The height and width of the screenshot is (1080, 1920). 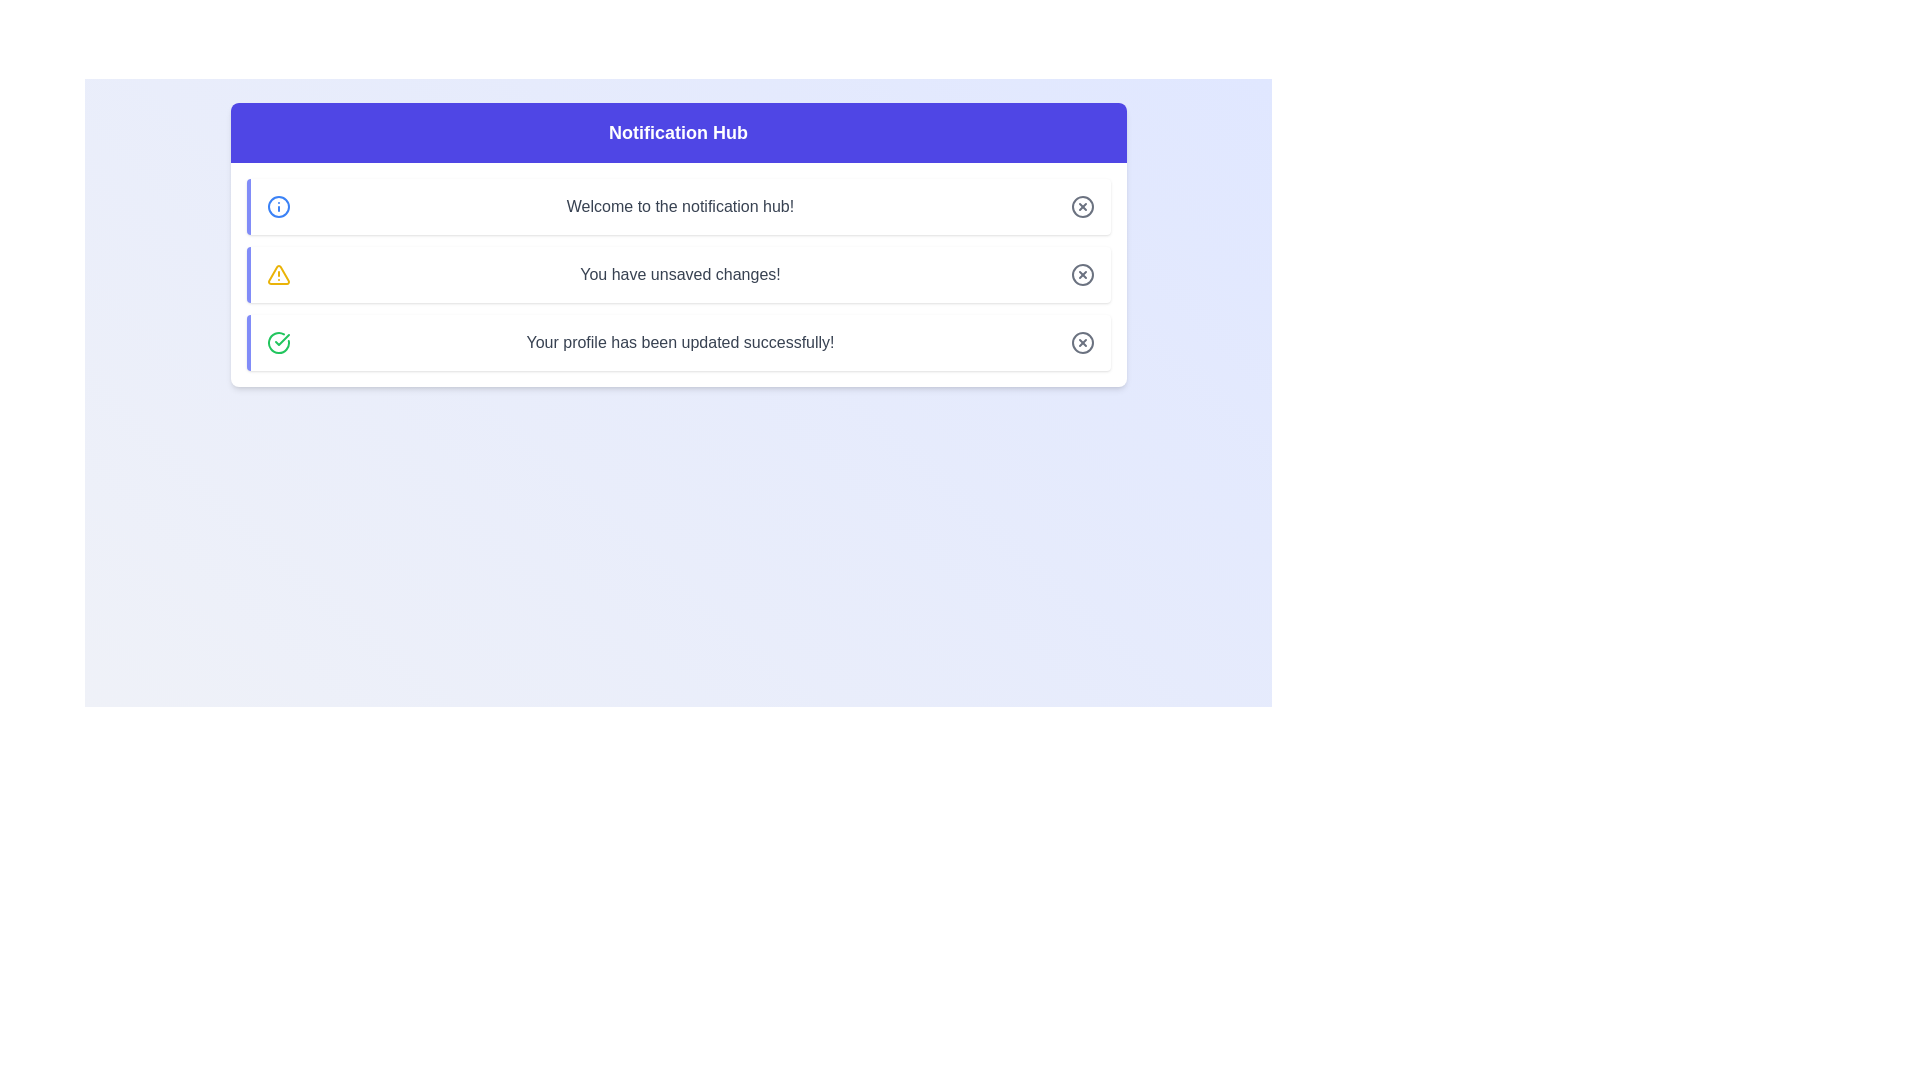 I want to click on the success icon located at the leftmost part of the third notification in the notification panel, which indicates that the profile has been updated successfully, so click(x=277, y=342).